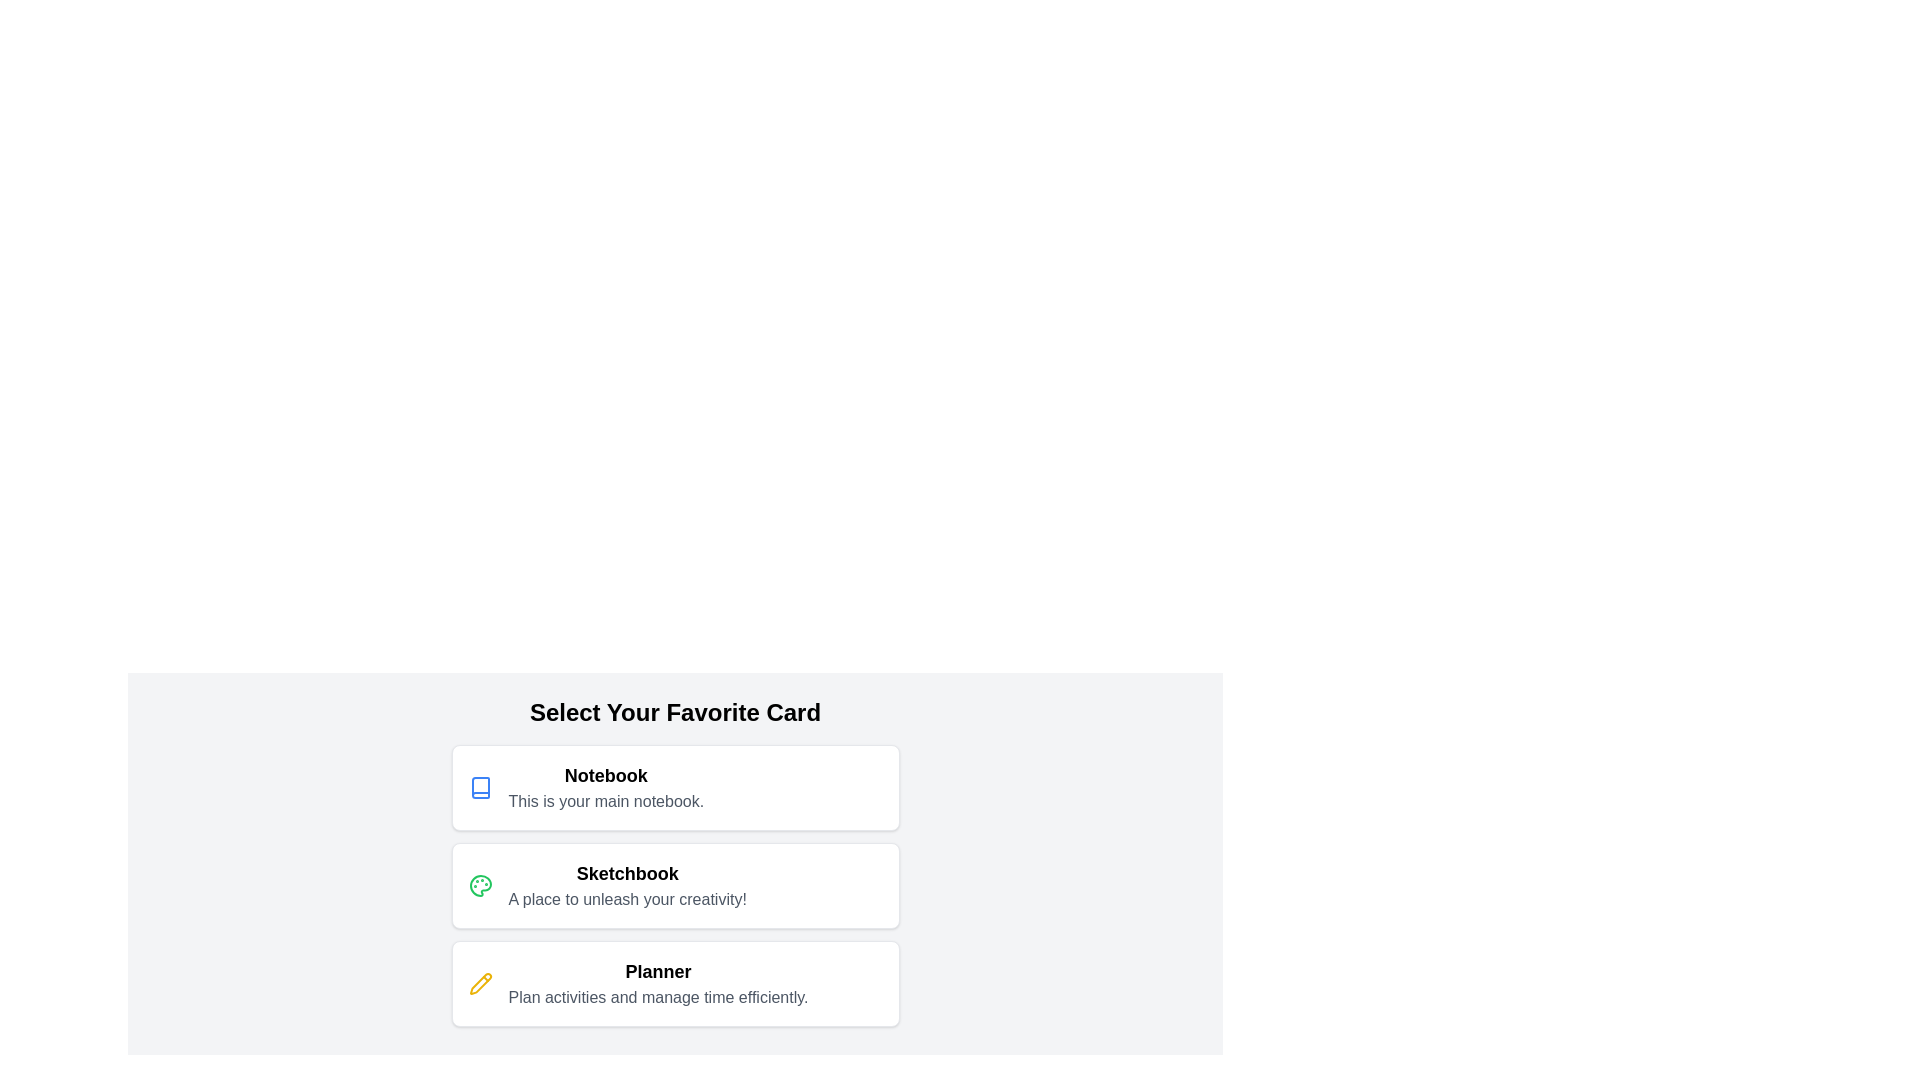 This screenshot has width=1920, height=1080. What do you see at coordinates (480, 885) in the screenshot?
I see `the Sketchbook icon, which visually represents creativity and artistry, located in the middle section of the 'Select Your Favorite Card' list, to the left of the 'Sketchbook' text` at bounding box center [480, 885].